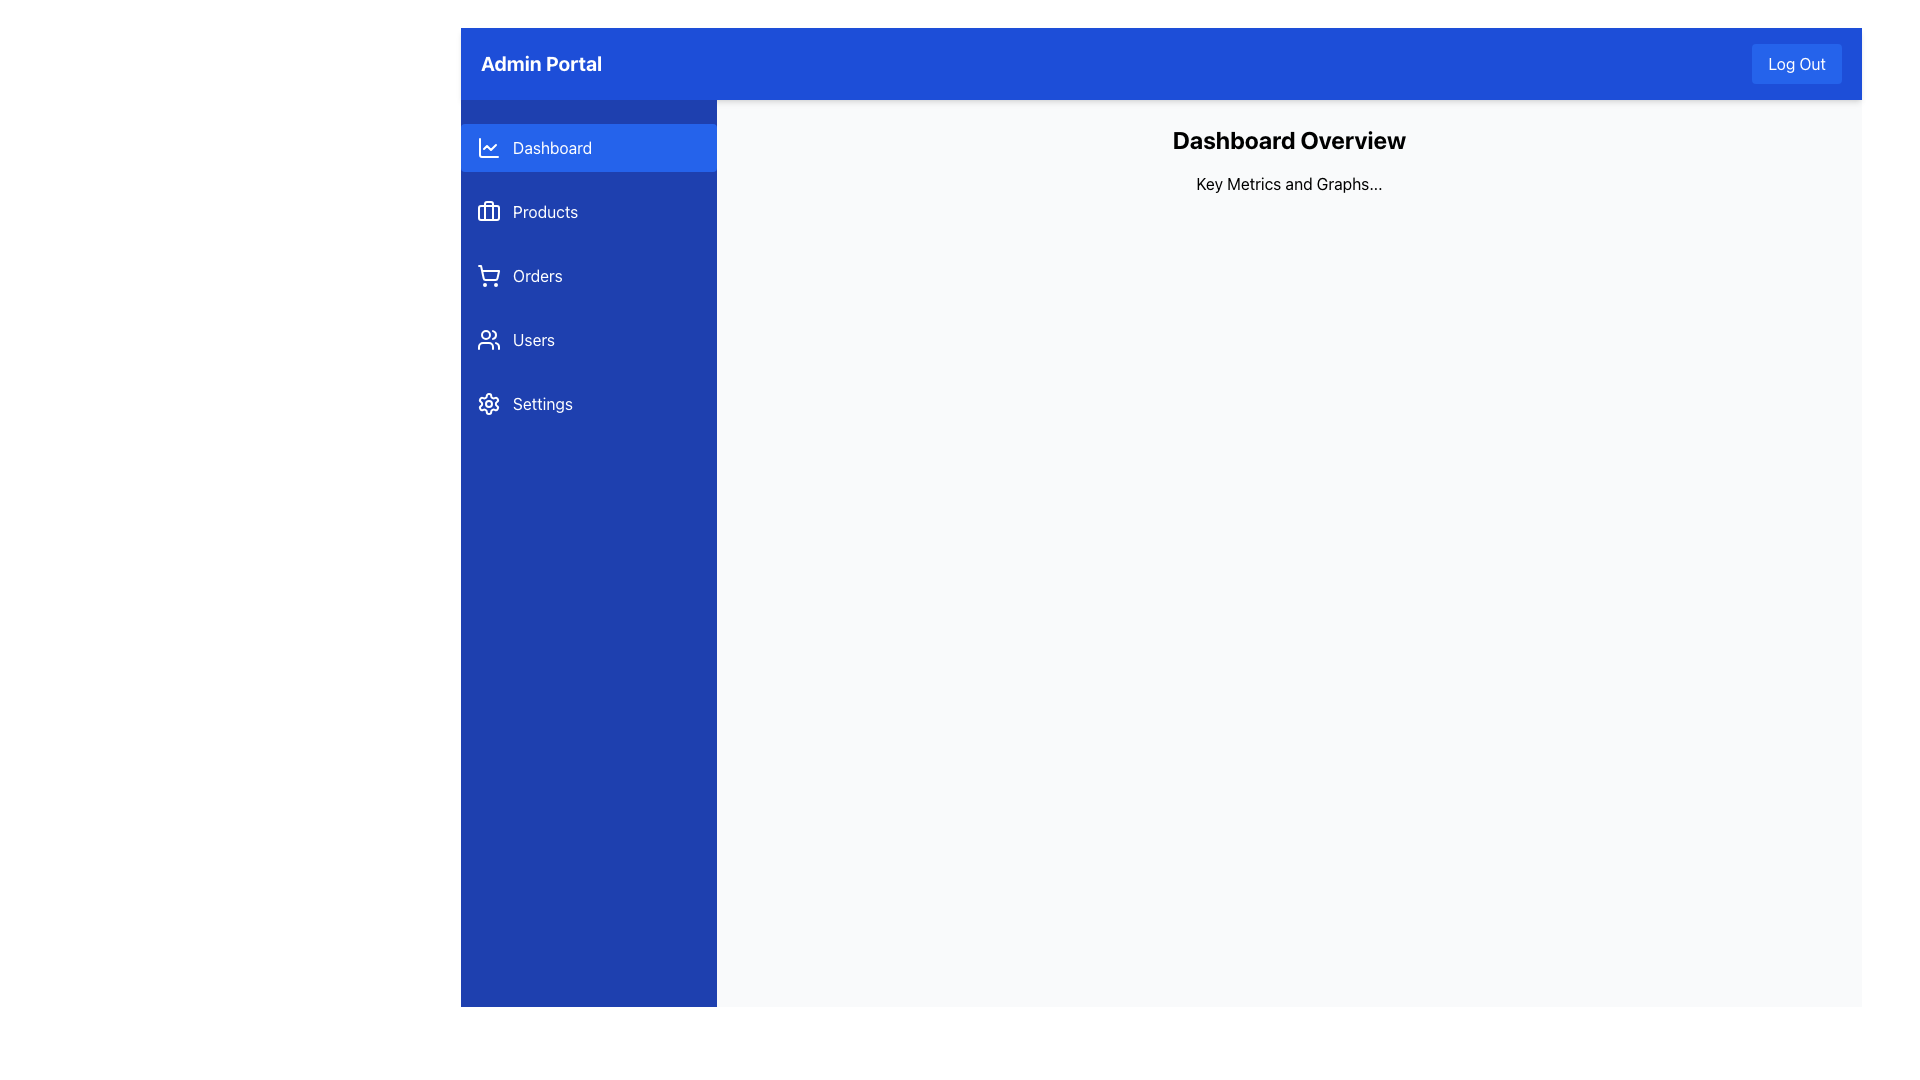 Image resolution: width=1920 pixels, height=1080 pixels. I want to click on the briefcase icon located on the navigation menu under the 'Products' label, so click(489, 212).